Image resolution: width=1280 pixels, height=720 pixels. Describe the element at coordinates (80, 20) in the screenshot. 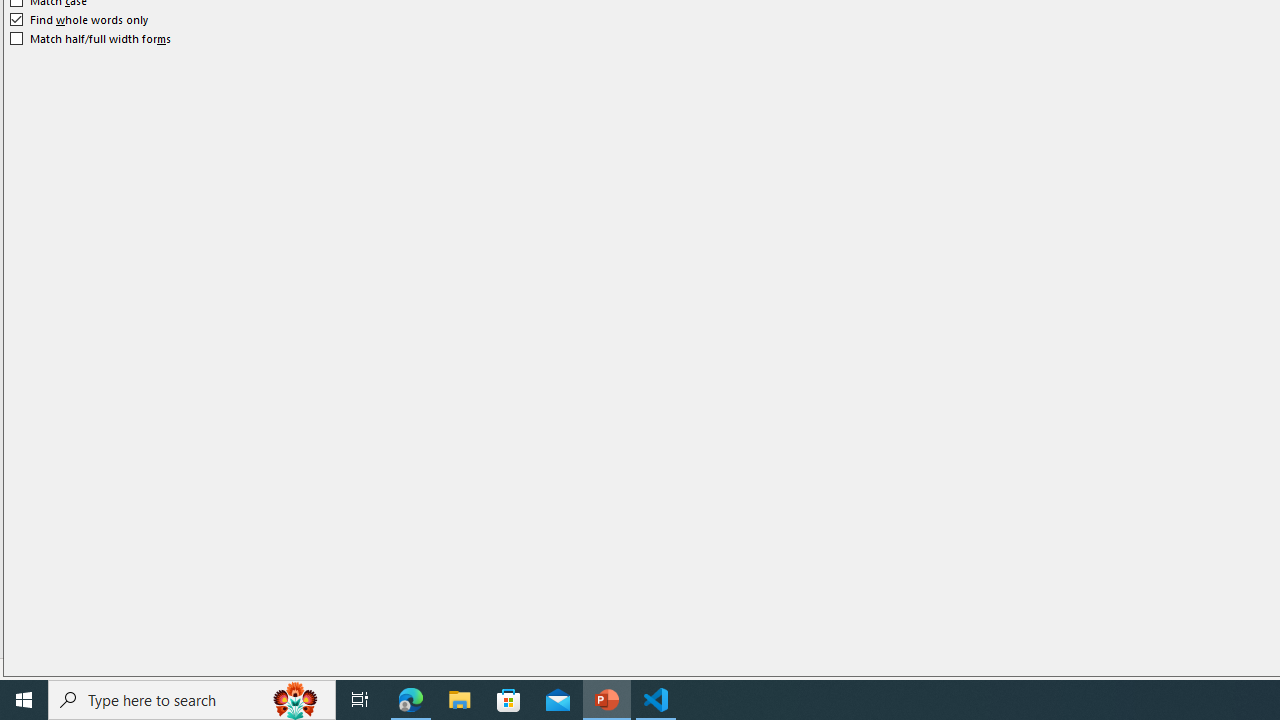

I see `'Find whole words only'` at that location.